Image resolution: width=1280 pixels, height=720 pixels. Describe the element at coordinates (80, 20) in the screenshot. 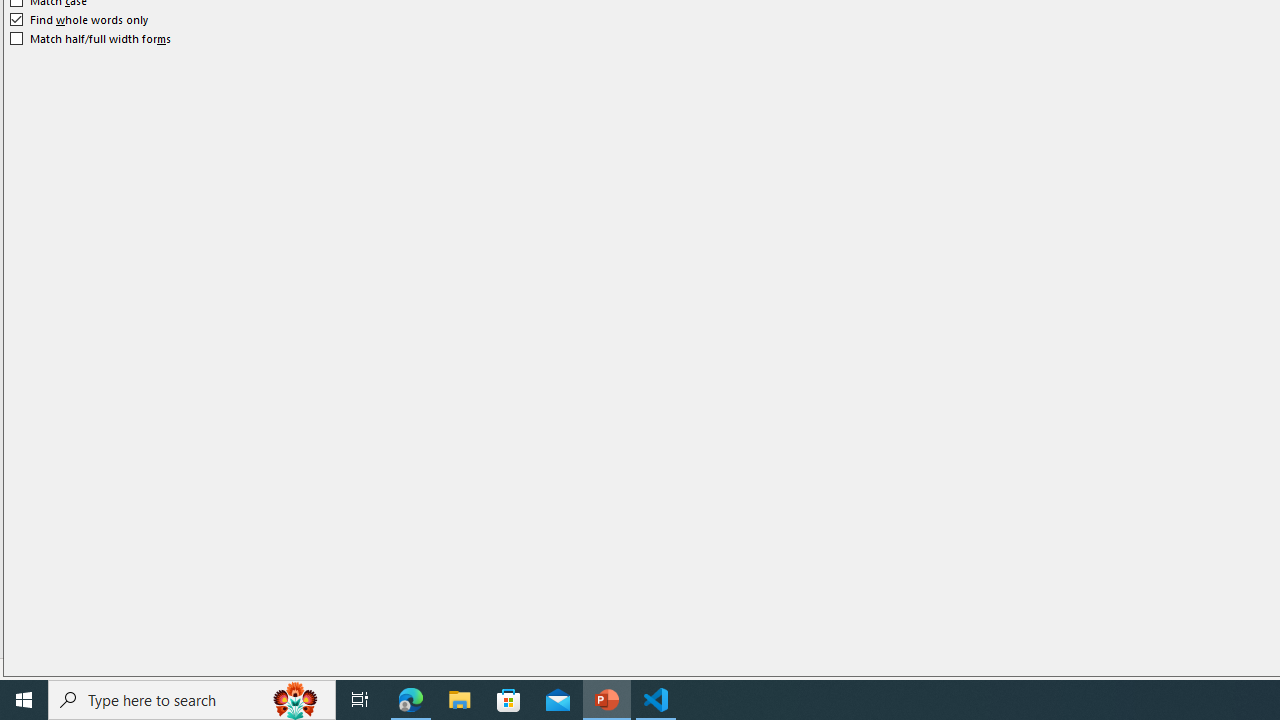

I see `'Find whole words only'` at that location.